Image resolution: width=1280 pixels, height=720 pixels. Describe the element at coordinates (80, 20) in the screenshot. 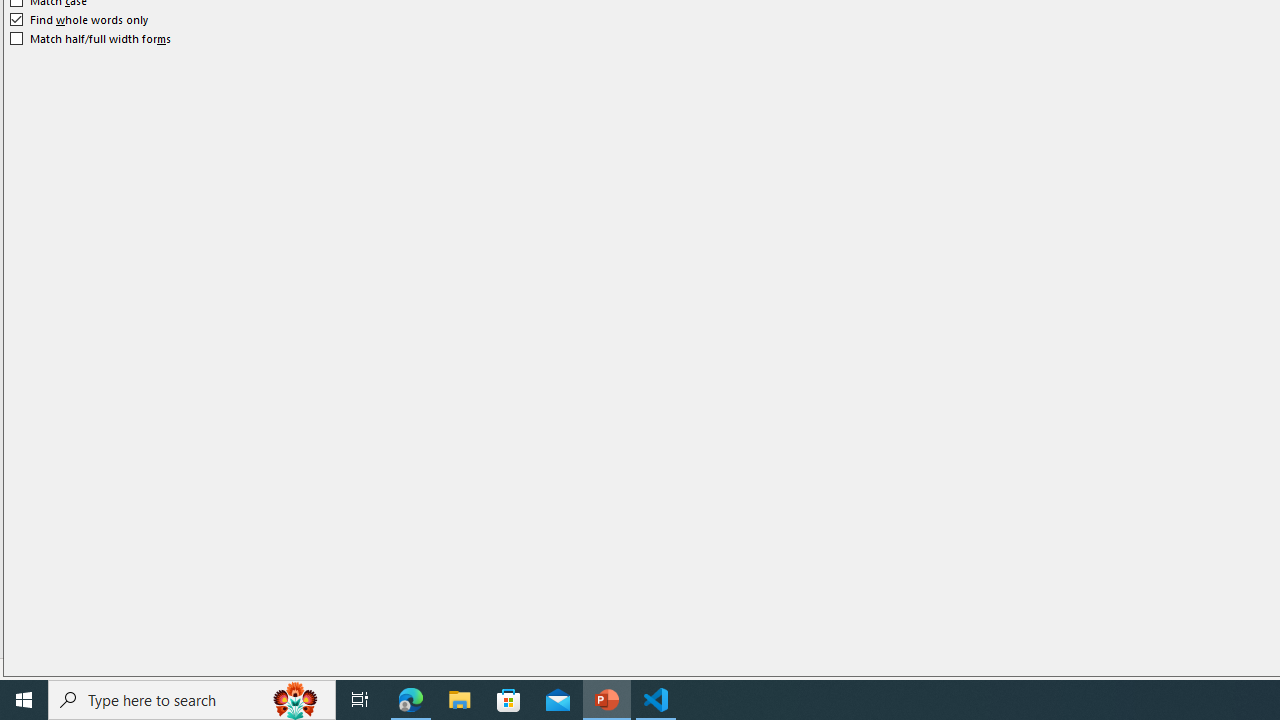

I see `'Find whole words only'` at that location.